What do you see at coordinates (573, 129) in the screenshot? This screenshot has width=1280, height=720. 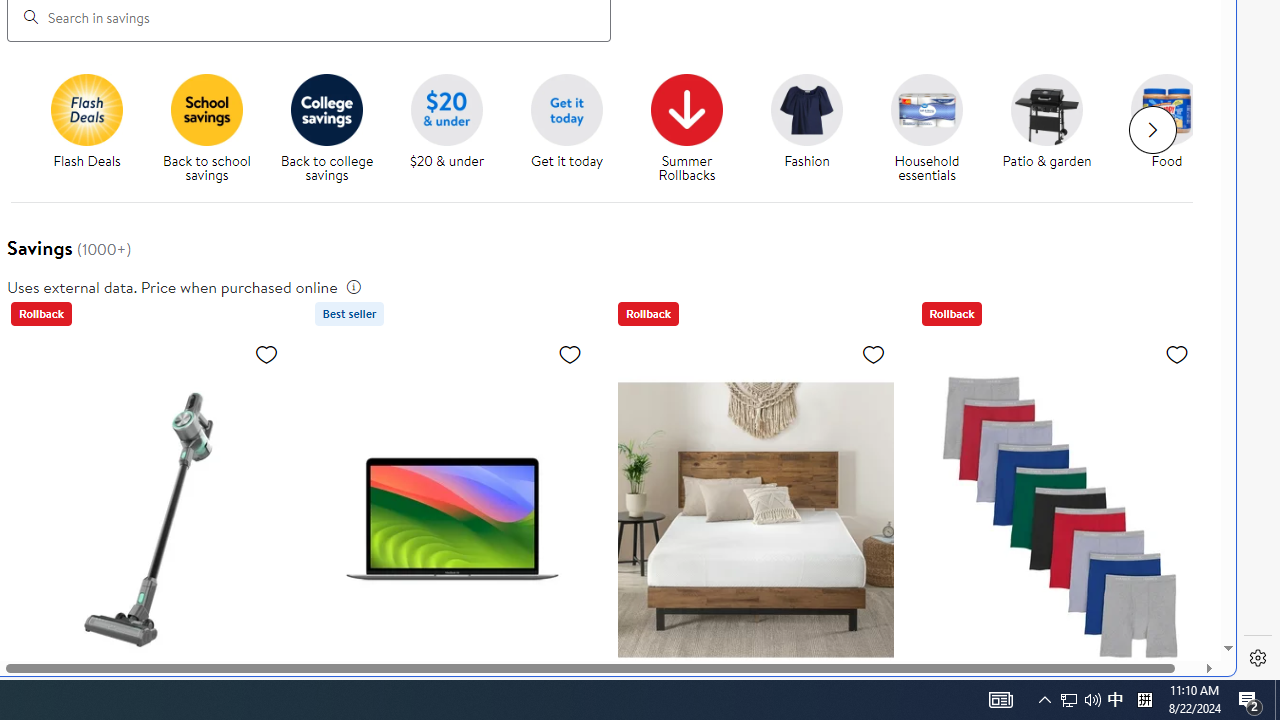 I see `'Get it today'` at bounding box center [573, 129].